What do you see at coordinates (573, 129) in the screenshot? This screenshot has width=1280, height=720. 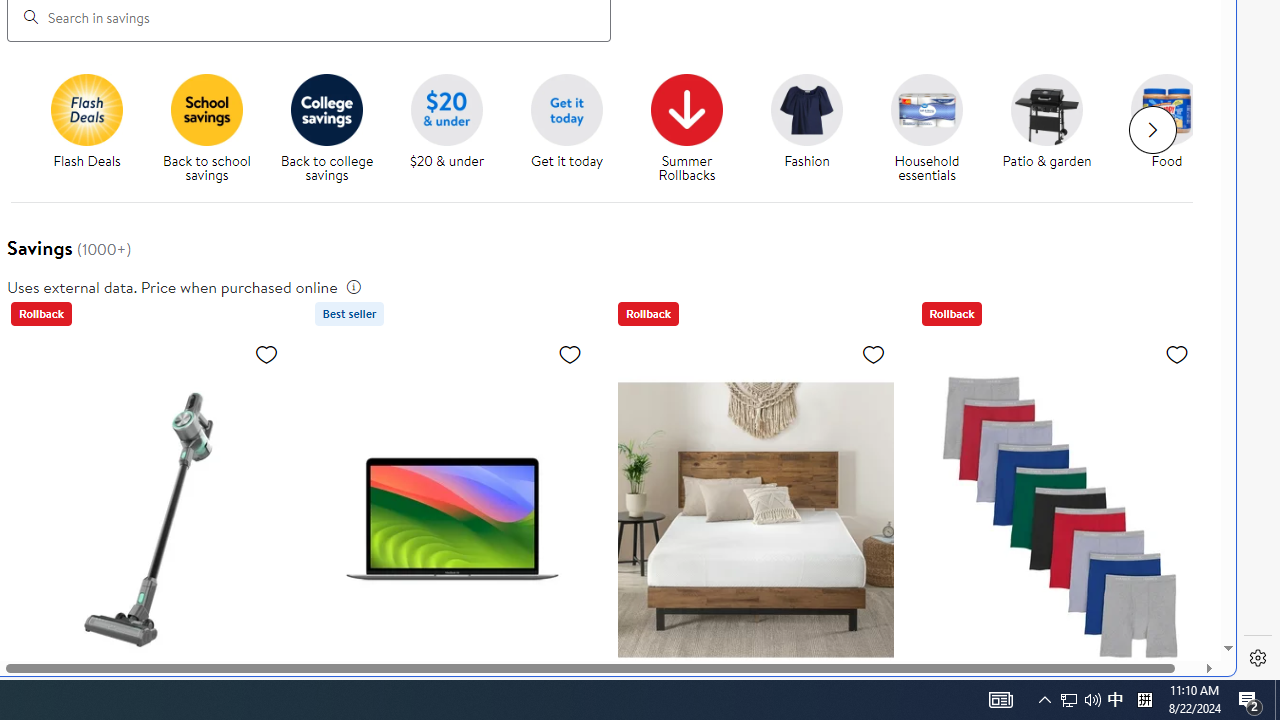 I see `'Get it today'` at bounding box center [573, 129].